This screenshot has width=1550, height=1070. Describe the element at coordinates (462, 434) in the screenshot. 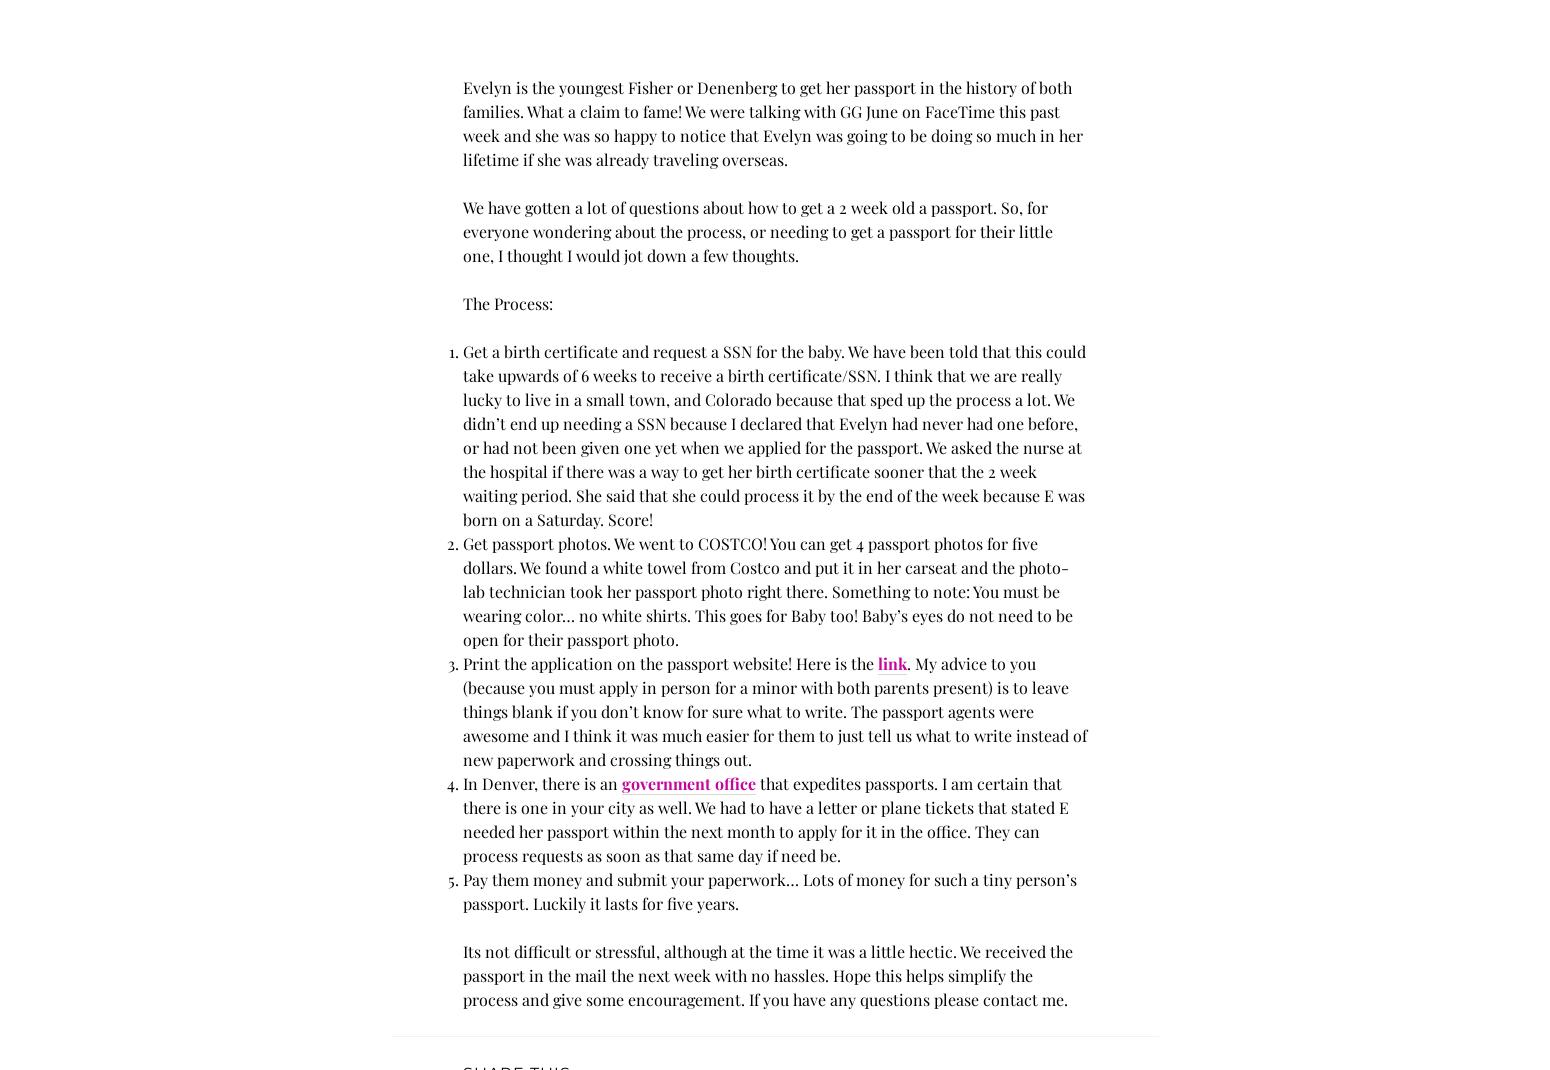

I see `'Get a birth certificate and request a SSN for the baby. We have been told that this could take upwards of 6 weeks to receive a birth certificate/SSN. I think that we are really lucky to live in a small town, and Colorado because that sped up the process a lot. We didn’t end up needing a SSN because I declared that Evelyn had never had one before, or had not been given one yet when we applied for the passport. We asked the nurse at the hospital if there was a way to get her birth certificate sooner that the 2 week waiting period. She said that she could process it by the end of the week because E was born on a Saturday. Score!'` at that location.